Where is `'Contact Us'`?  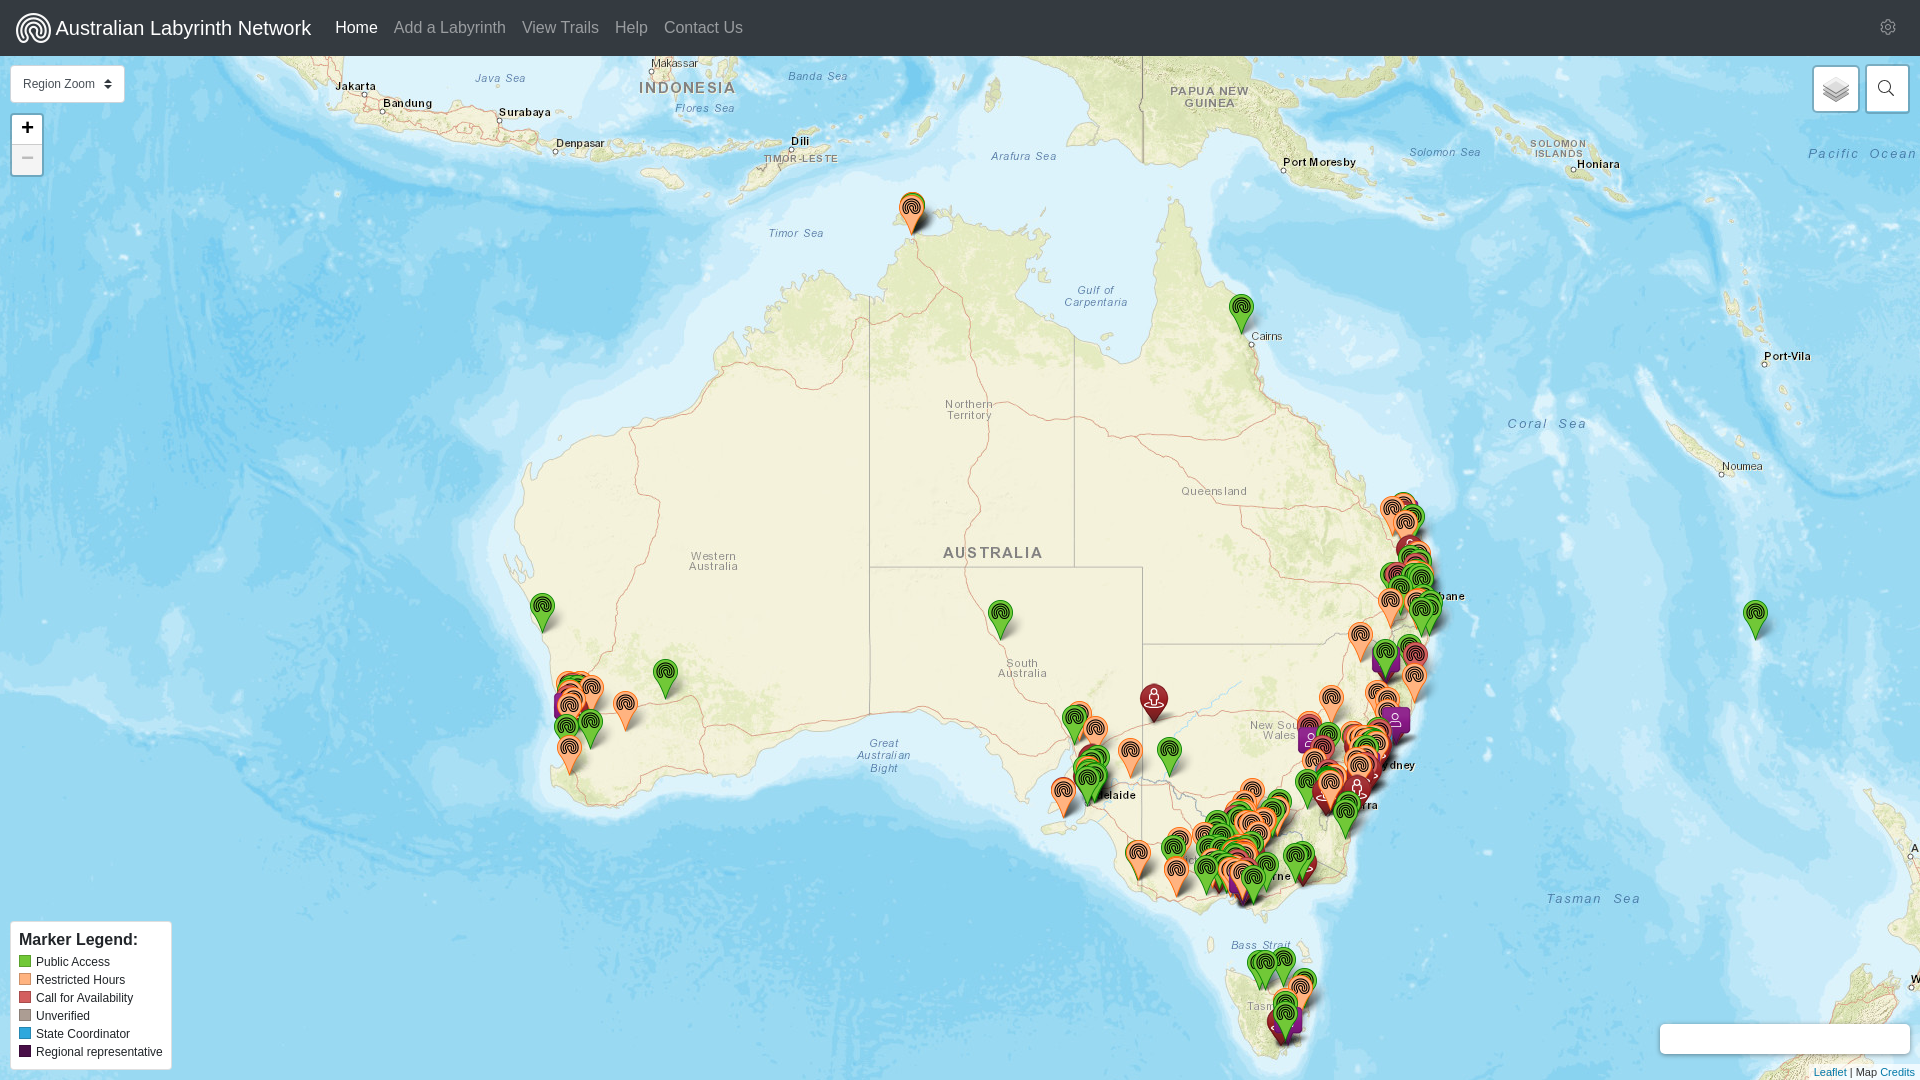 'Contact Us' is located at coordinates (703, 27).